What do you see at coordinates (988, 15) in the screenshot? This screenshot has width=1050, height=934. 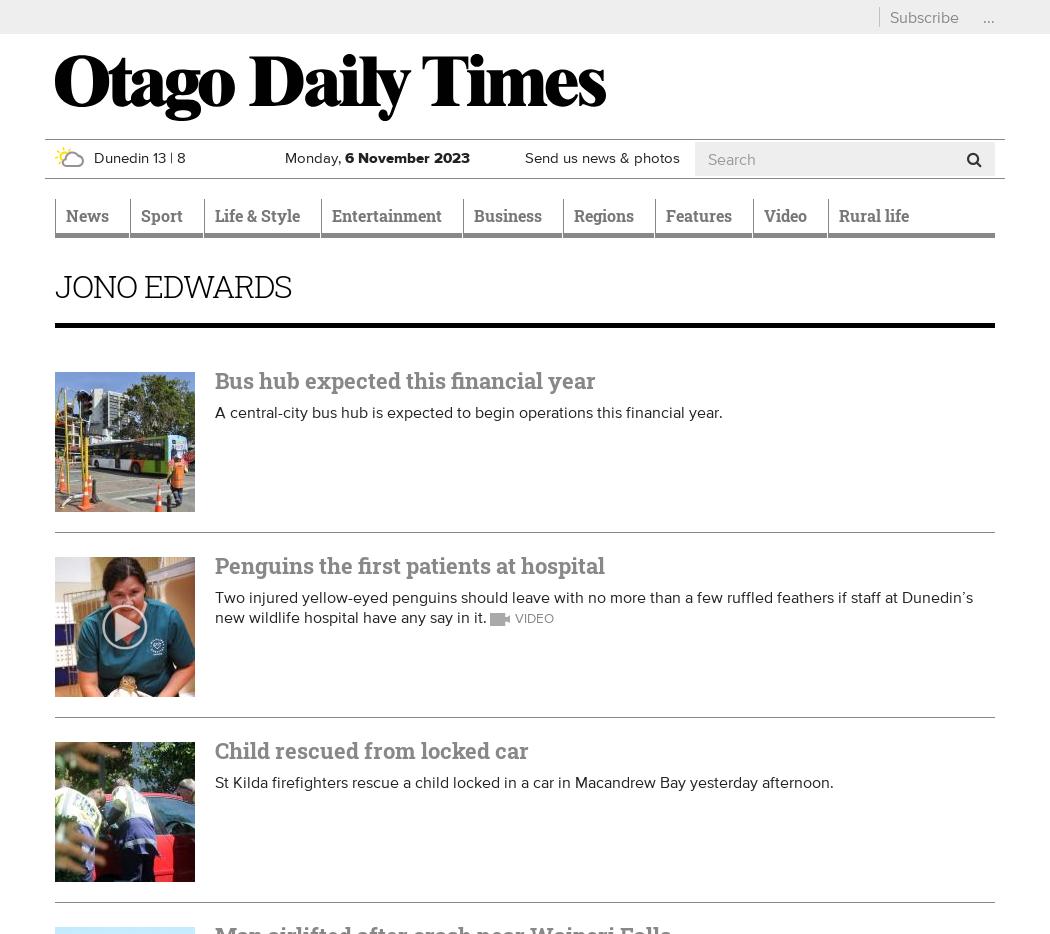 I see `'...'` at bounding box center [988, 15].